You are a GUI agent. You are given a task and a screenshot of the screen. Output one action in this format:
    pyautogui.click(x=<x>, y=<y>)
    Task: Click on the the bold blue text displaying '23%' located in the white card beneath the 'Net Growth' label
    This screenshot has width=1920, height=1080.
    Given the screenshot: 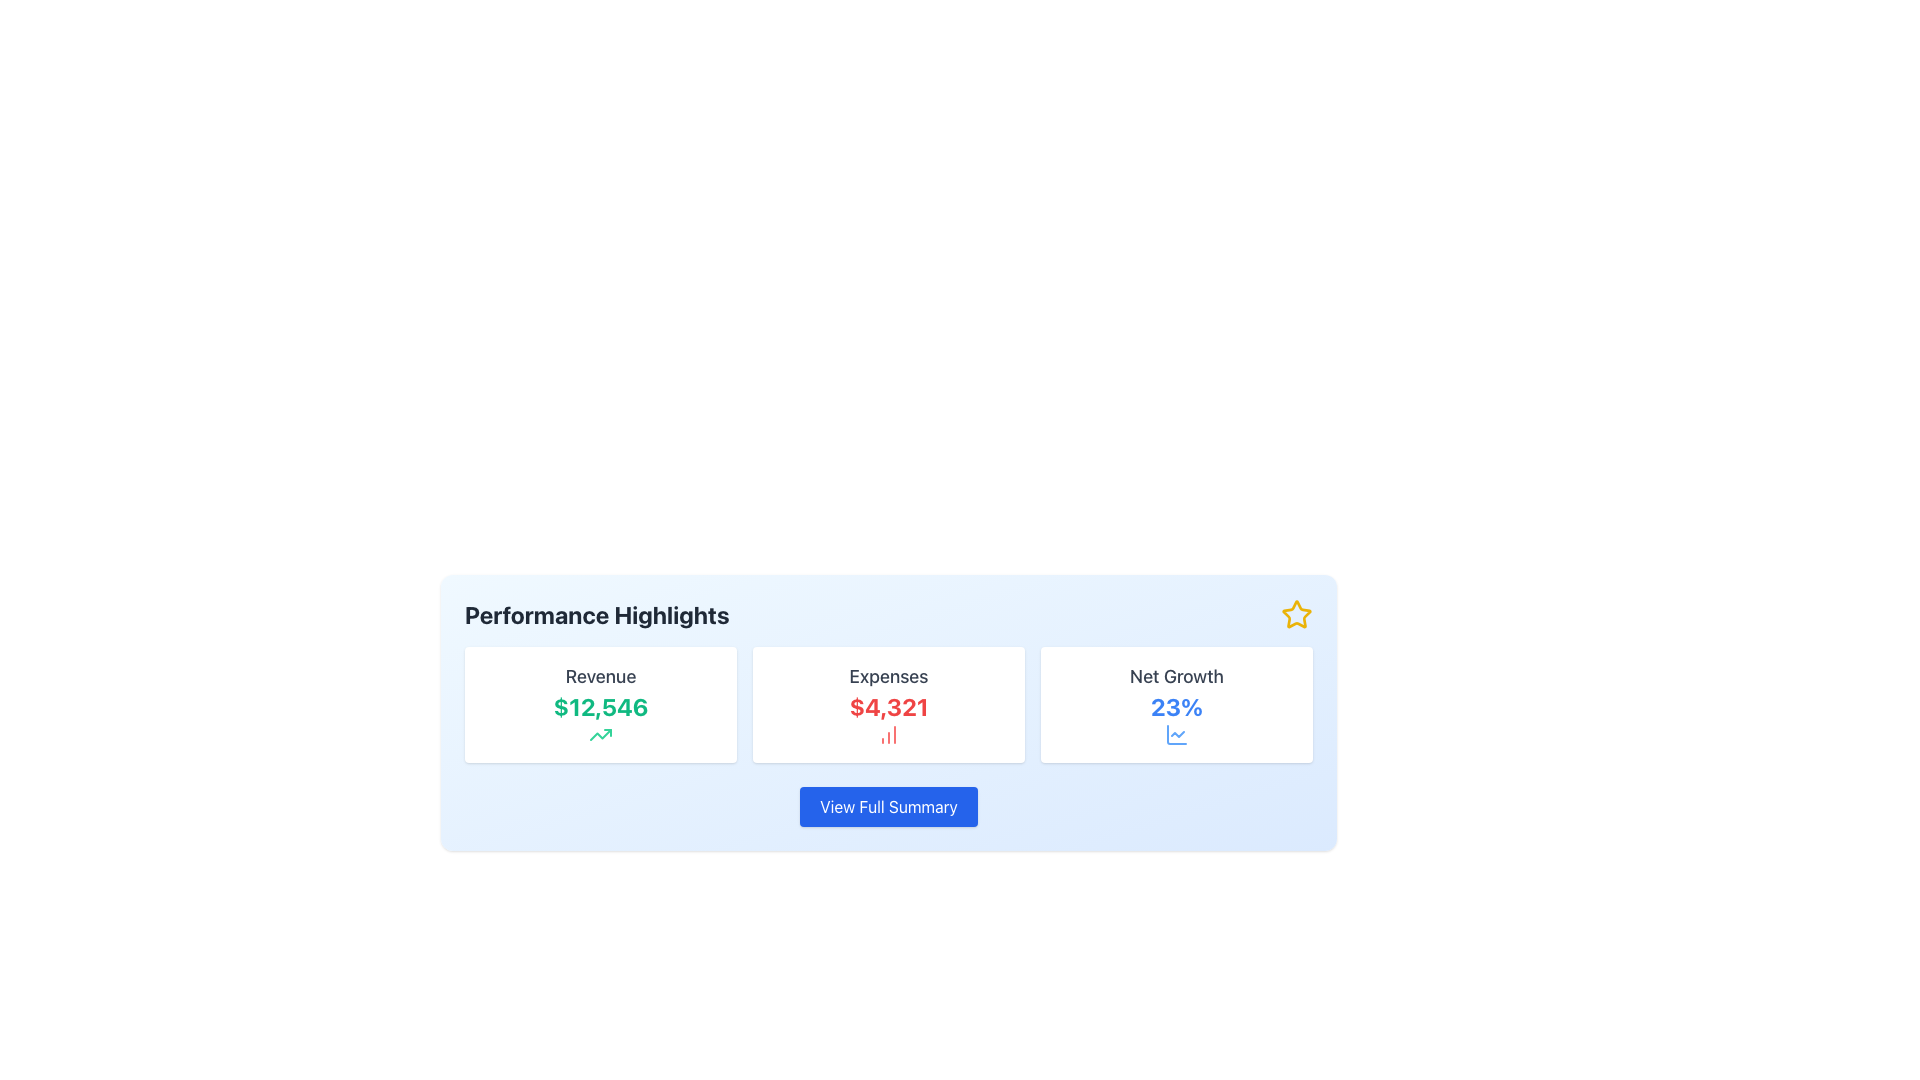 What is the action you would take?
    pyautogui.click(x=1176, y=705)
    